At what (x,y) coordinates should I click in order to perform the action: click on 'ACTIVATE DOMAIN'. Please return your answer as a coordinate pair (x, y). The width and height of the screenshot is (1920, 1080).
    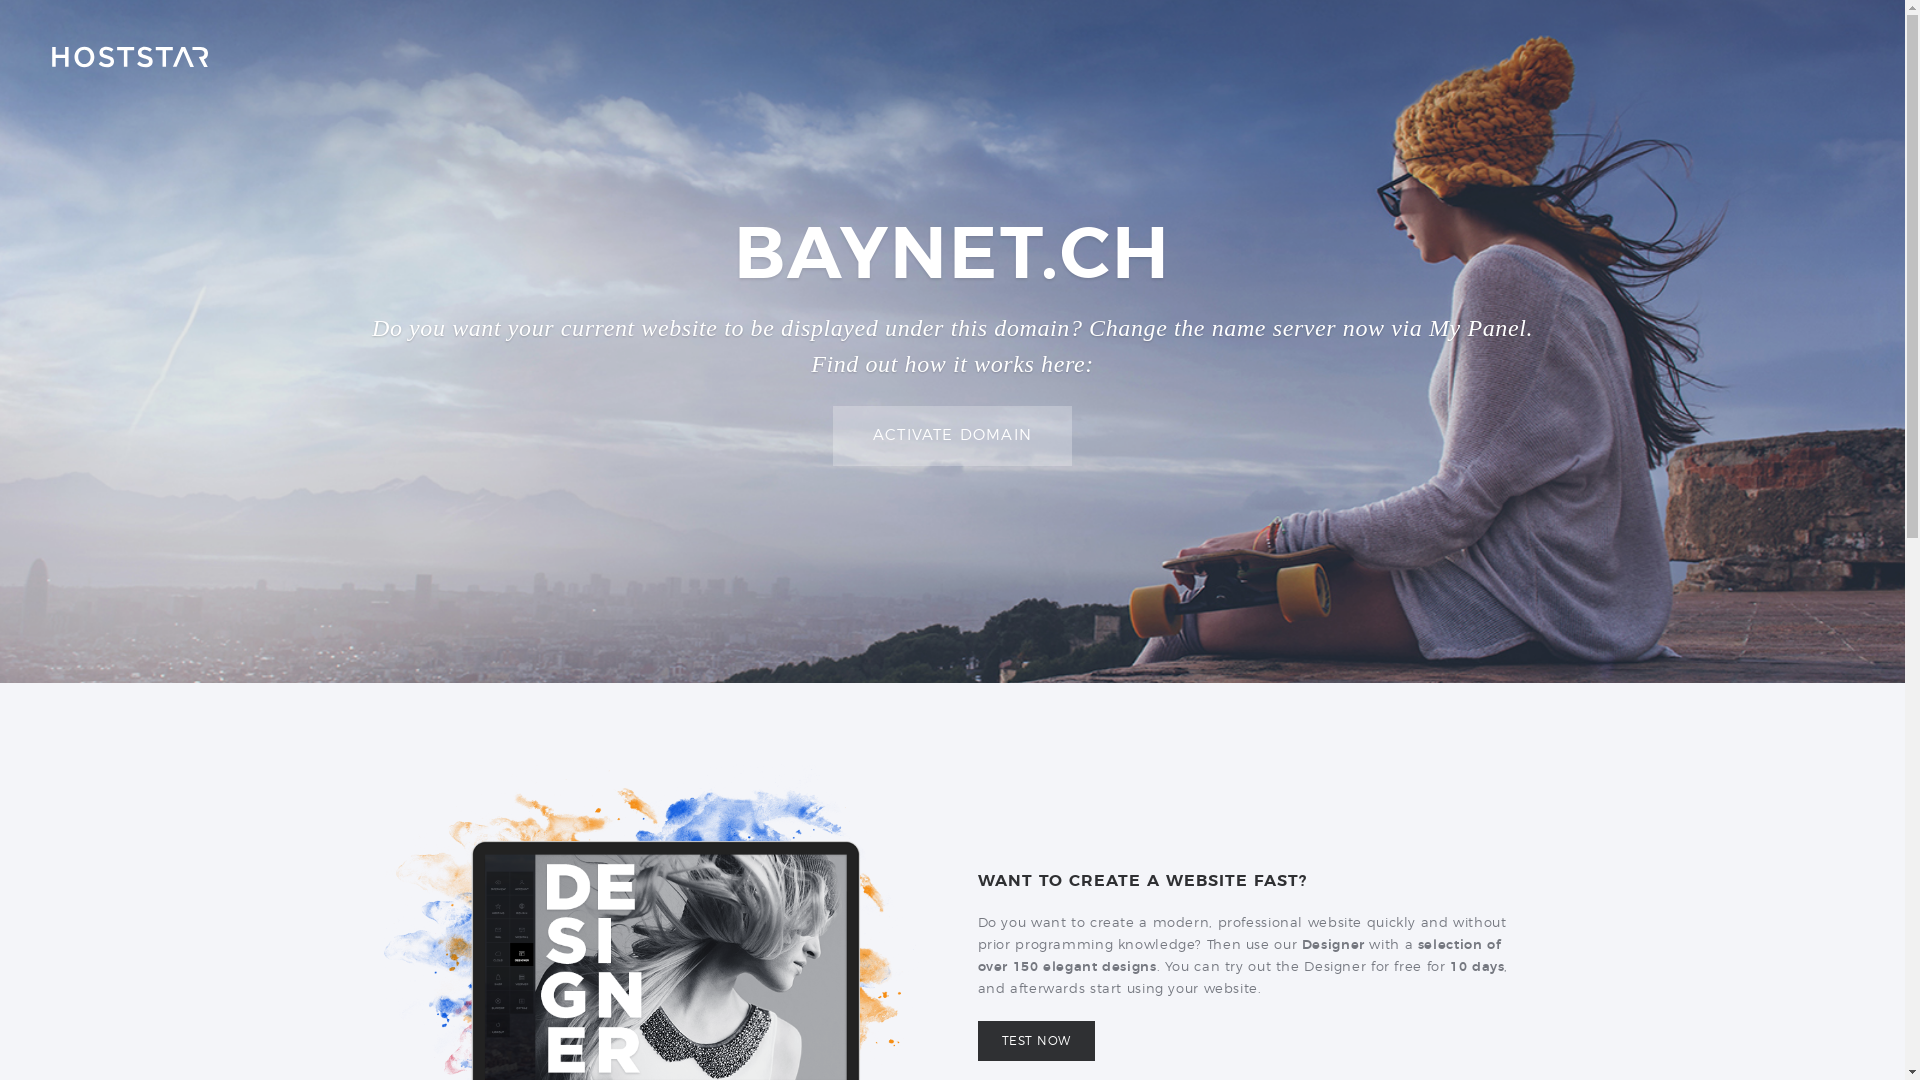
    Looking at the image, I should click on (833, 434).